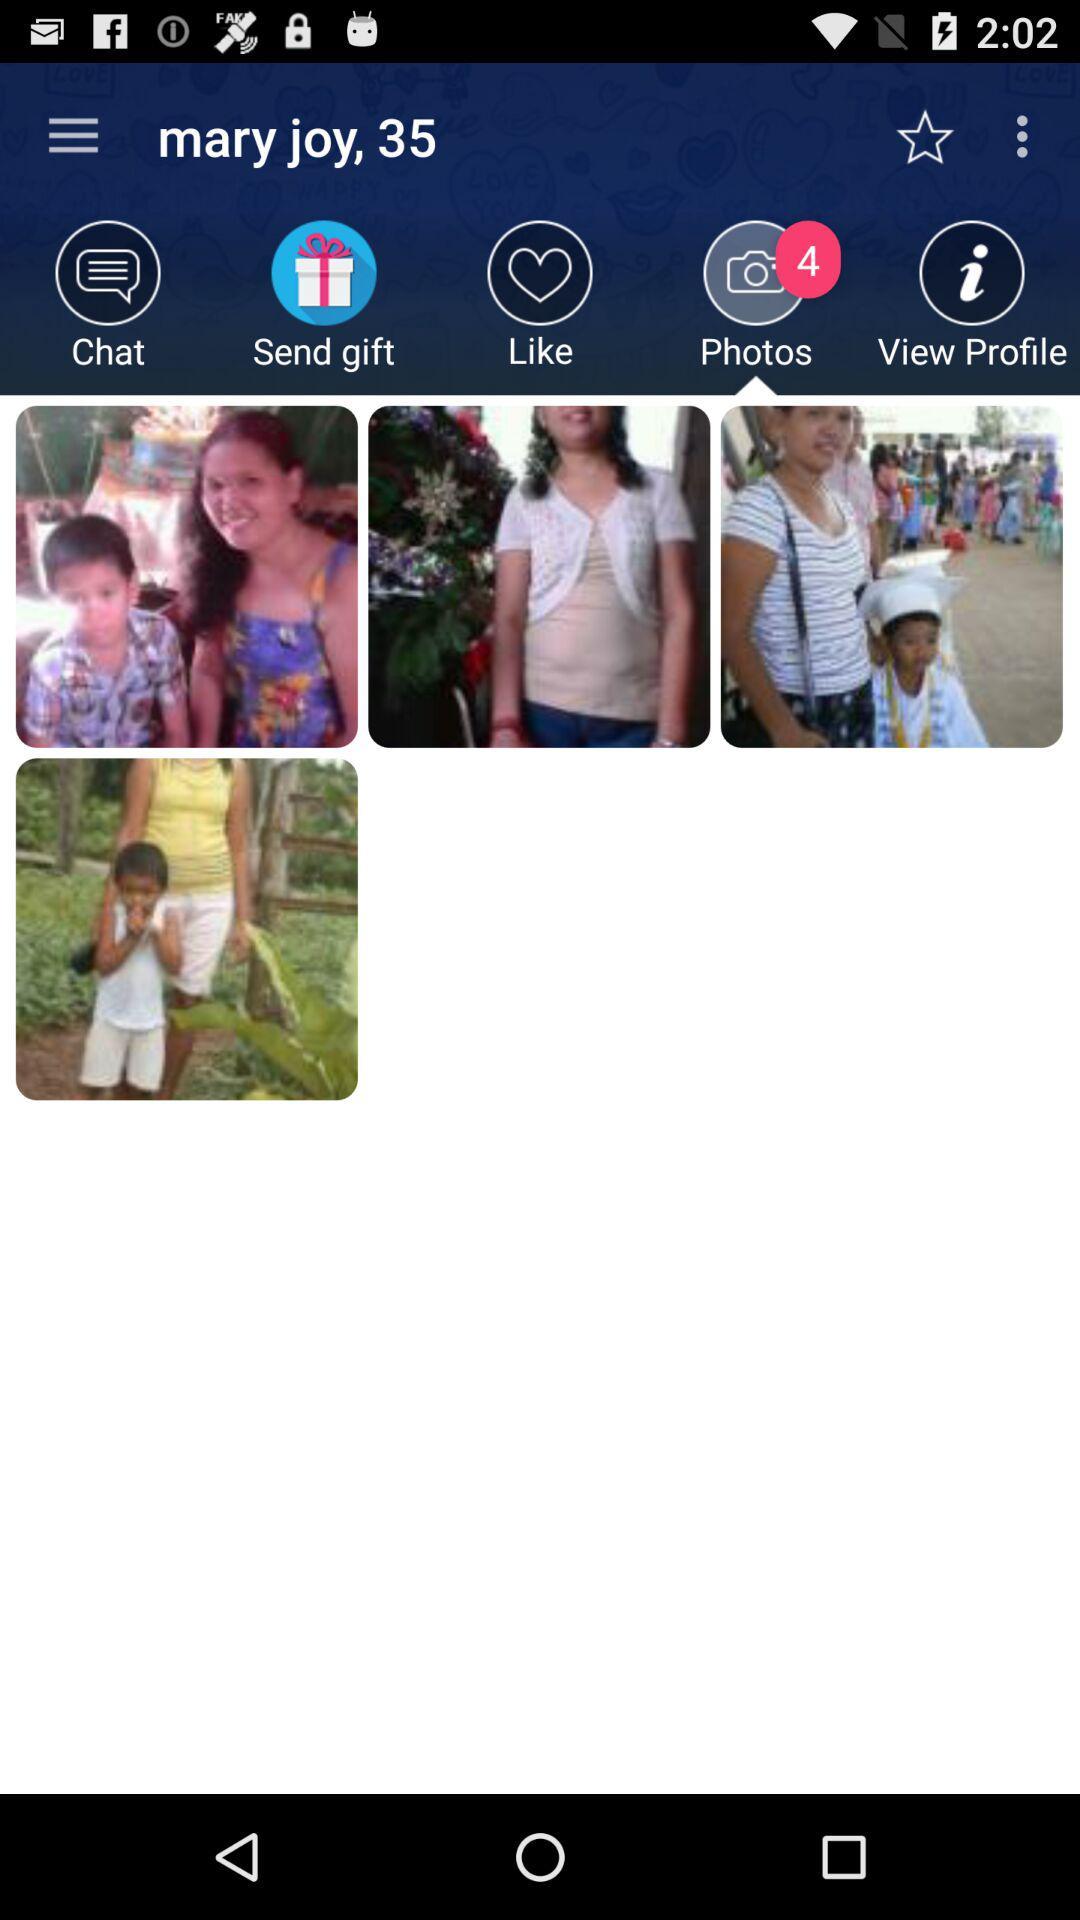 Image resolution: width=1080 pixels, height=1920 pixels. I want to click on view profile icon, so click(971, 306).